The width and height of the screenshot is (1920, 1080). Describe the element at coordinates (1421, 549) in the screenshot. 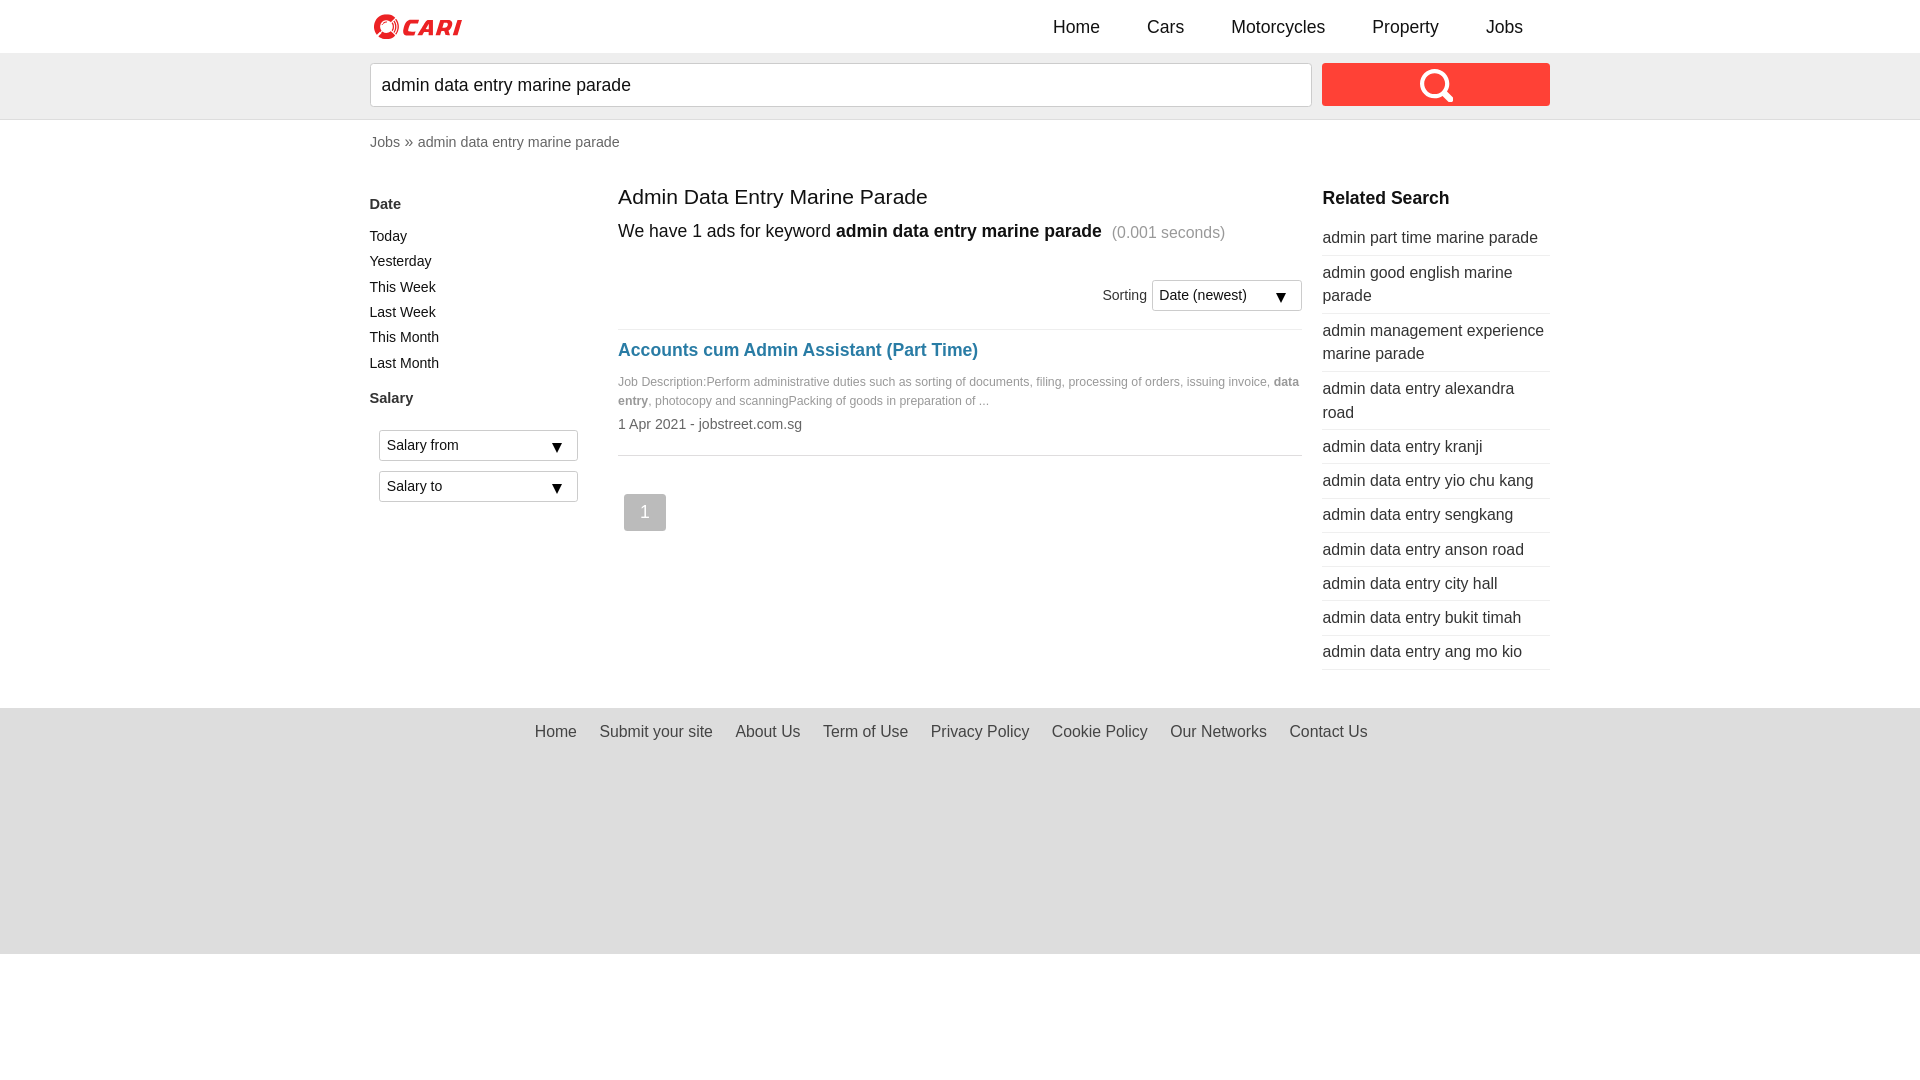

I see `'admin data entry anson road'` at that location.